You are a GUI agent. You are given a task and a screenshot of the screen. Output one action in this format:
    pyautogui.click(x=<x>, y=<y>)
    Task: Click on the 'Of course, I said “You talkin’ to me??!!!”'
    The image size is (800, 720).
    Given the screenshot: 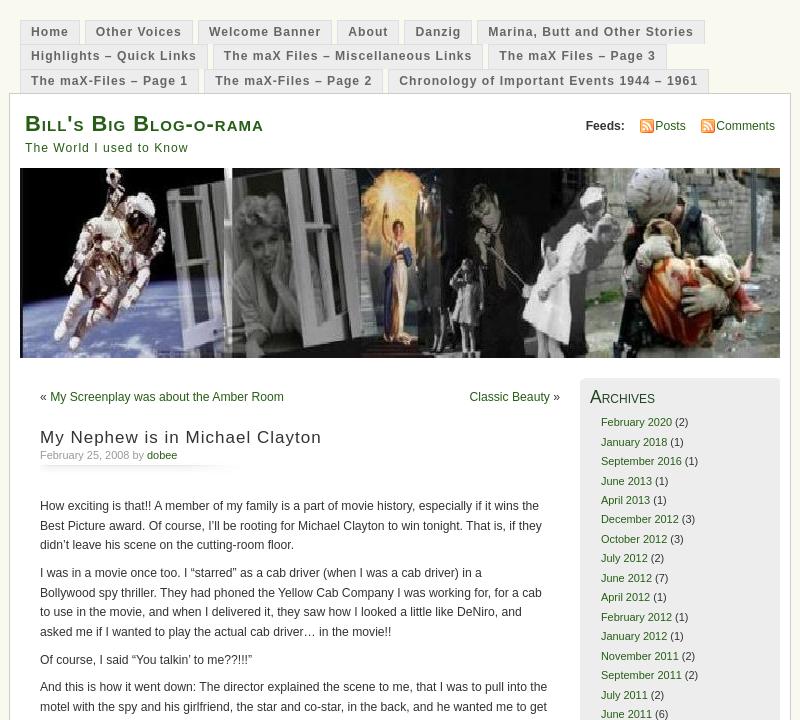 What is the action you would take?
    pyautogui.click(x=145, y=659)
    